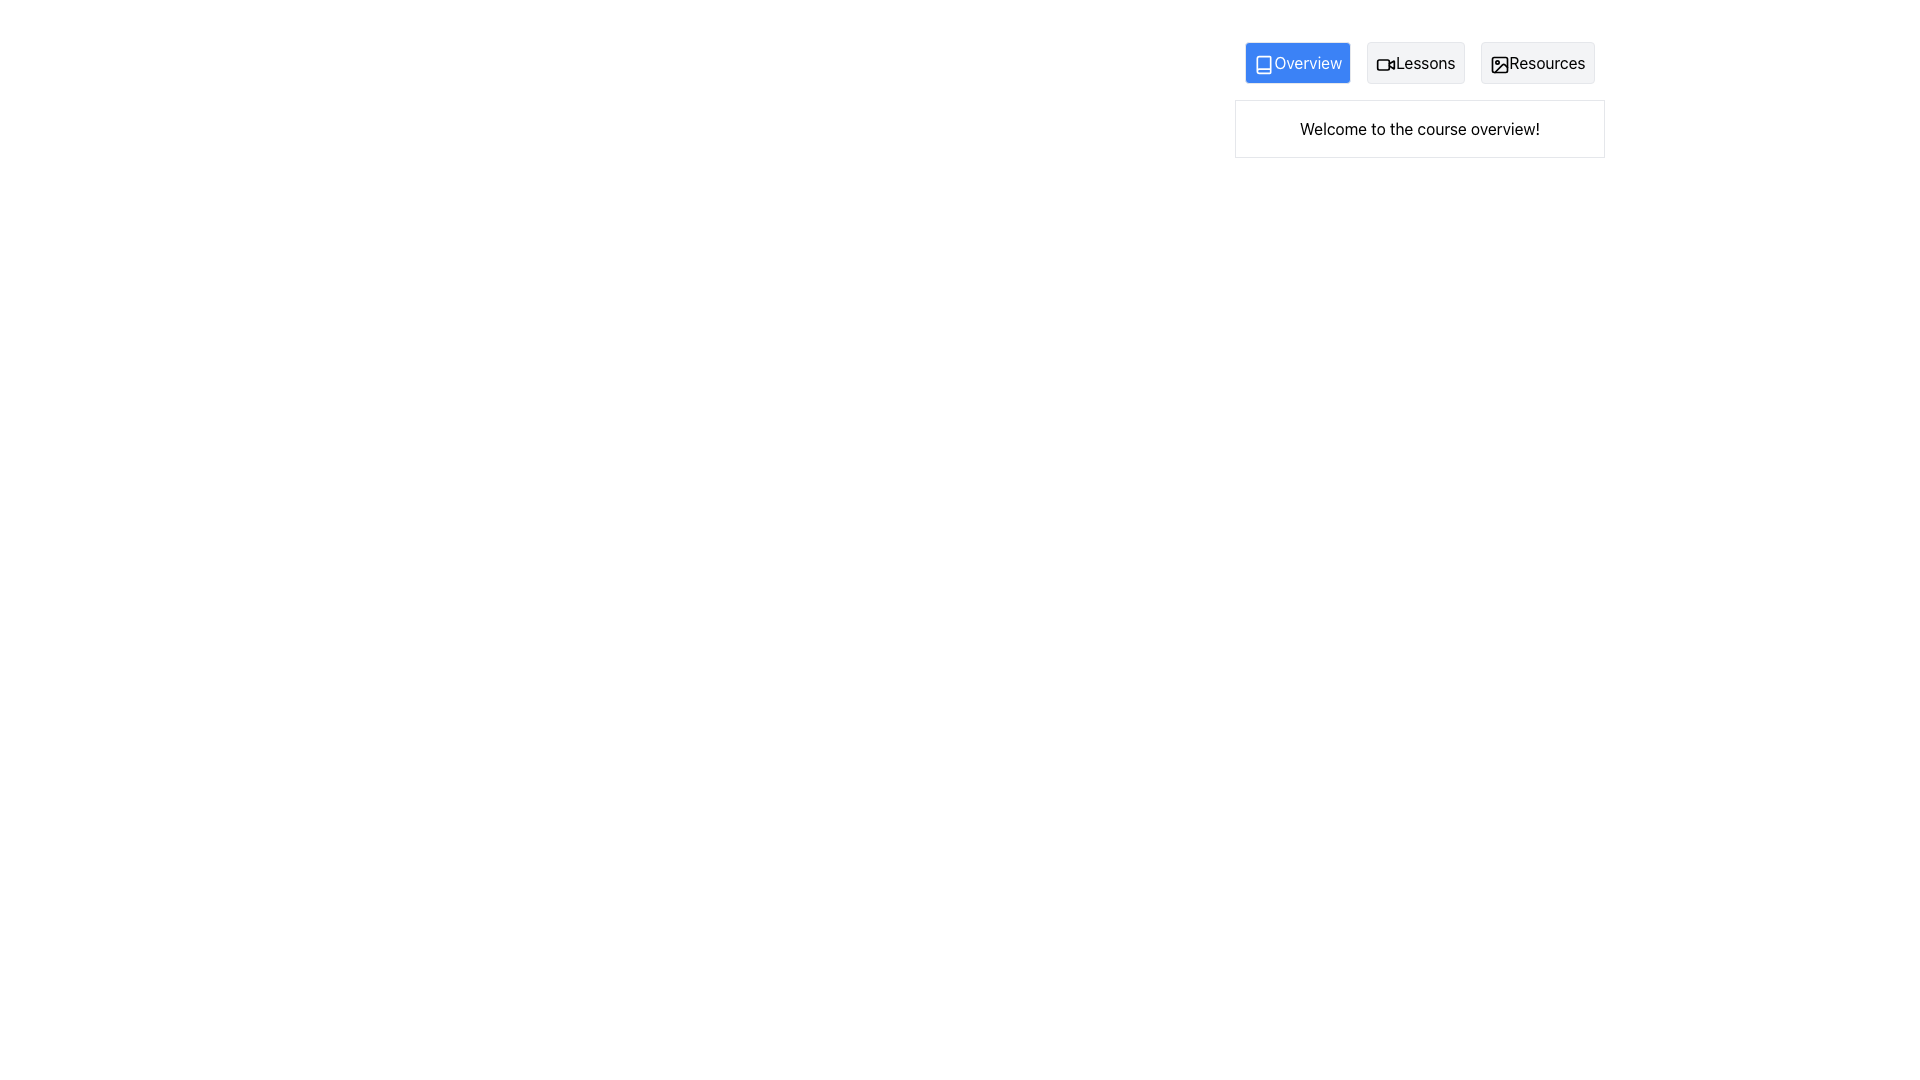 This screenshot has width=1920, height=1080. I want to click on the rightmost button in a row of three buttons, so click(1536, 61).